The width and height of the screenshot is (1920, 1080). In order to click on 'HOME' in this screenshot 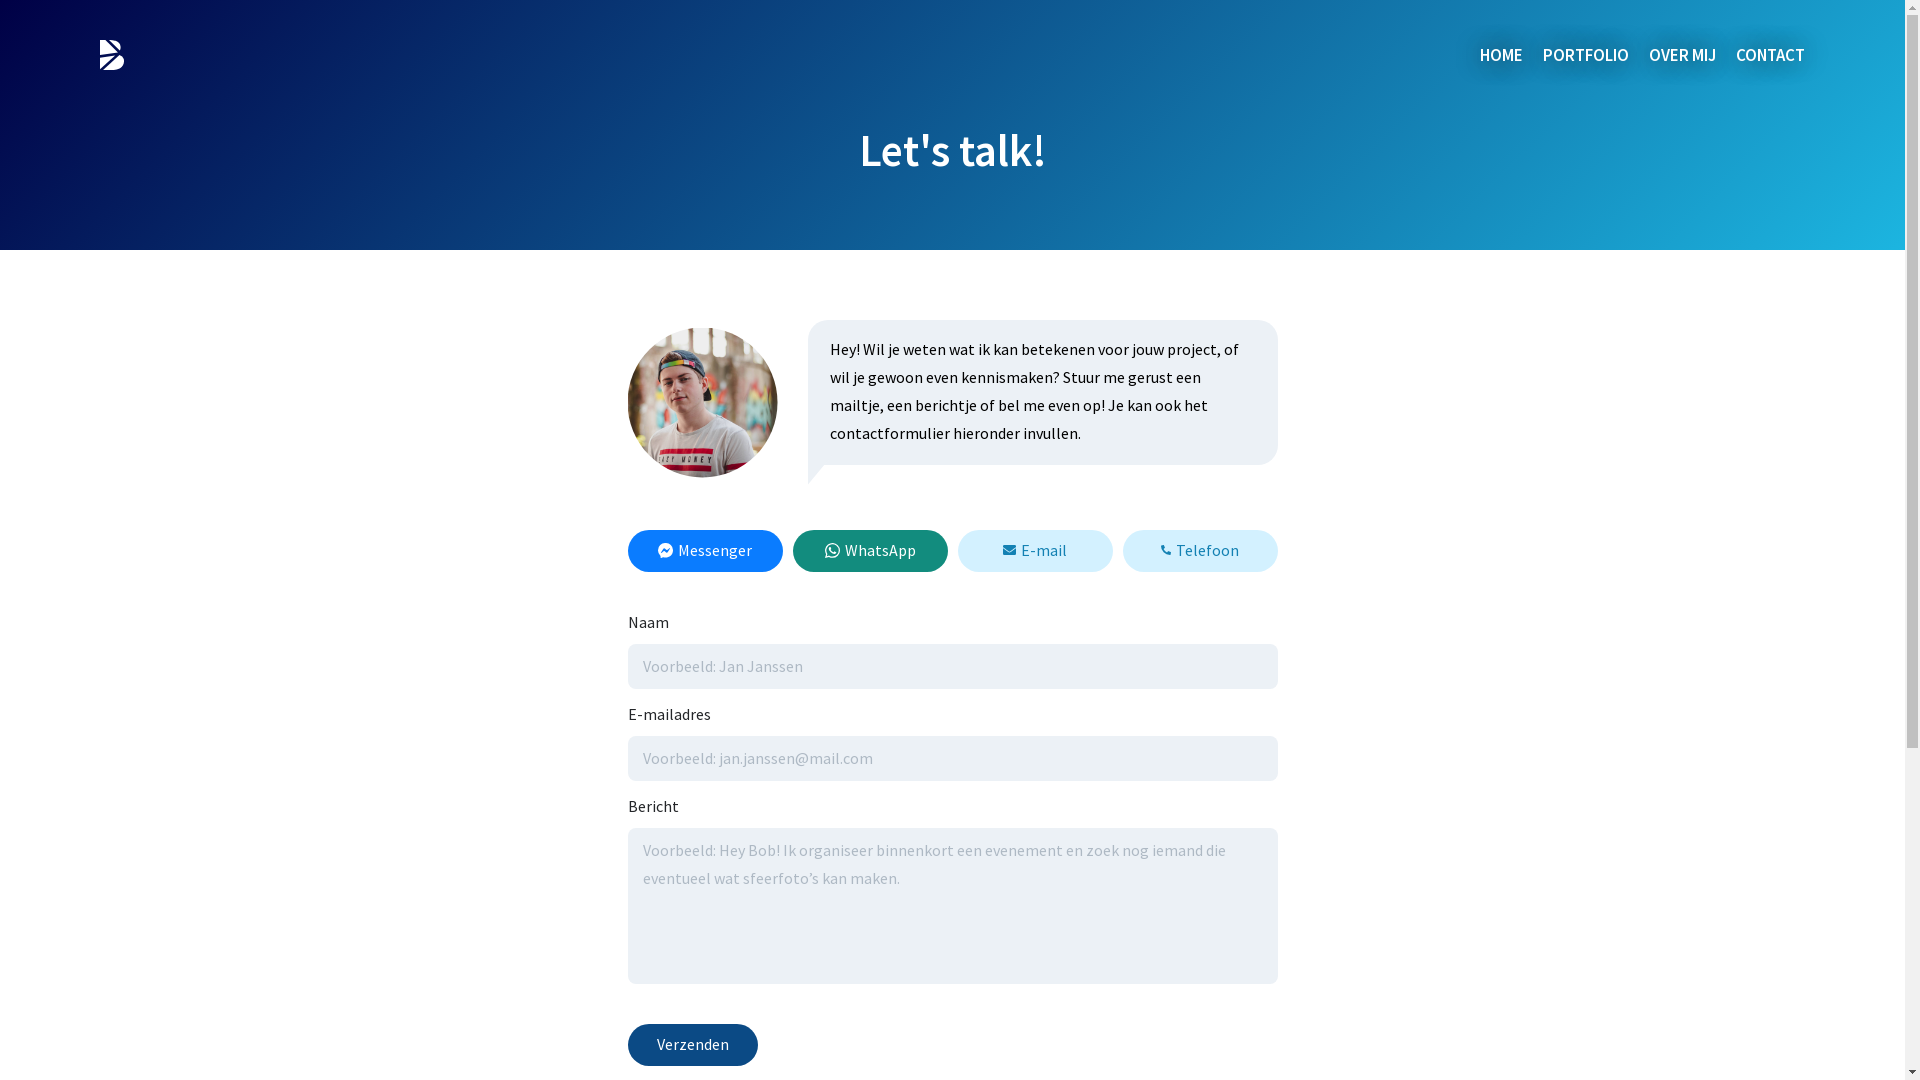, I will do `click(1501, 53)`.